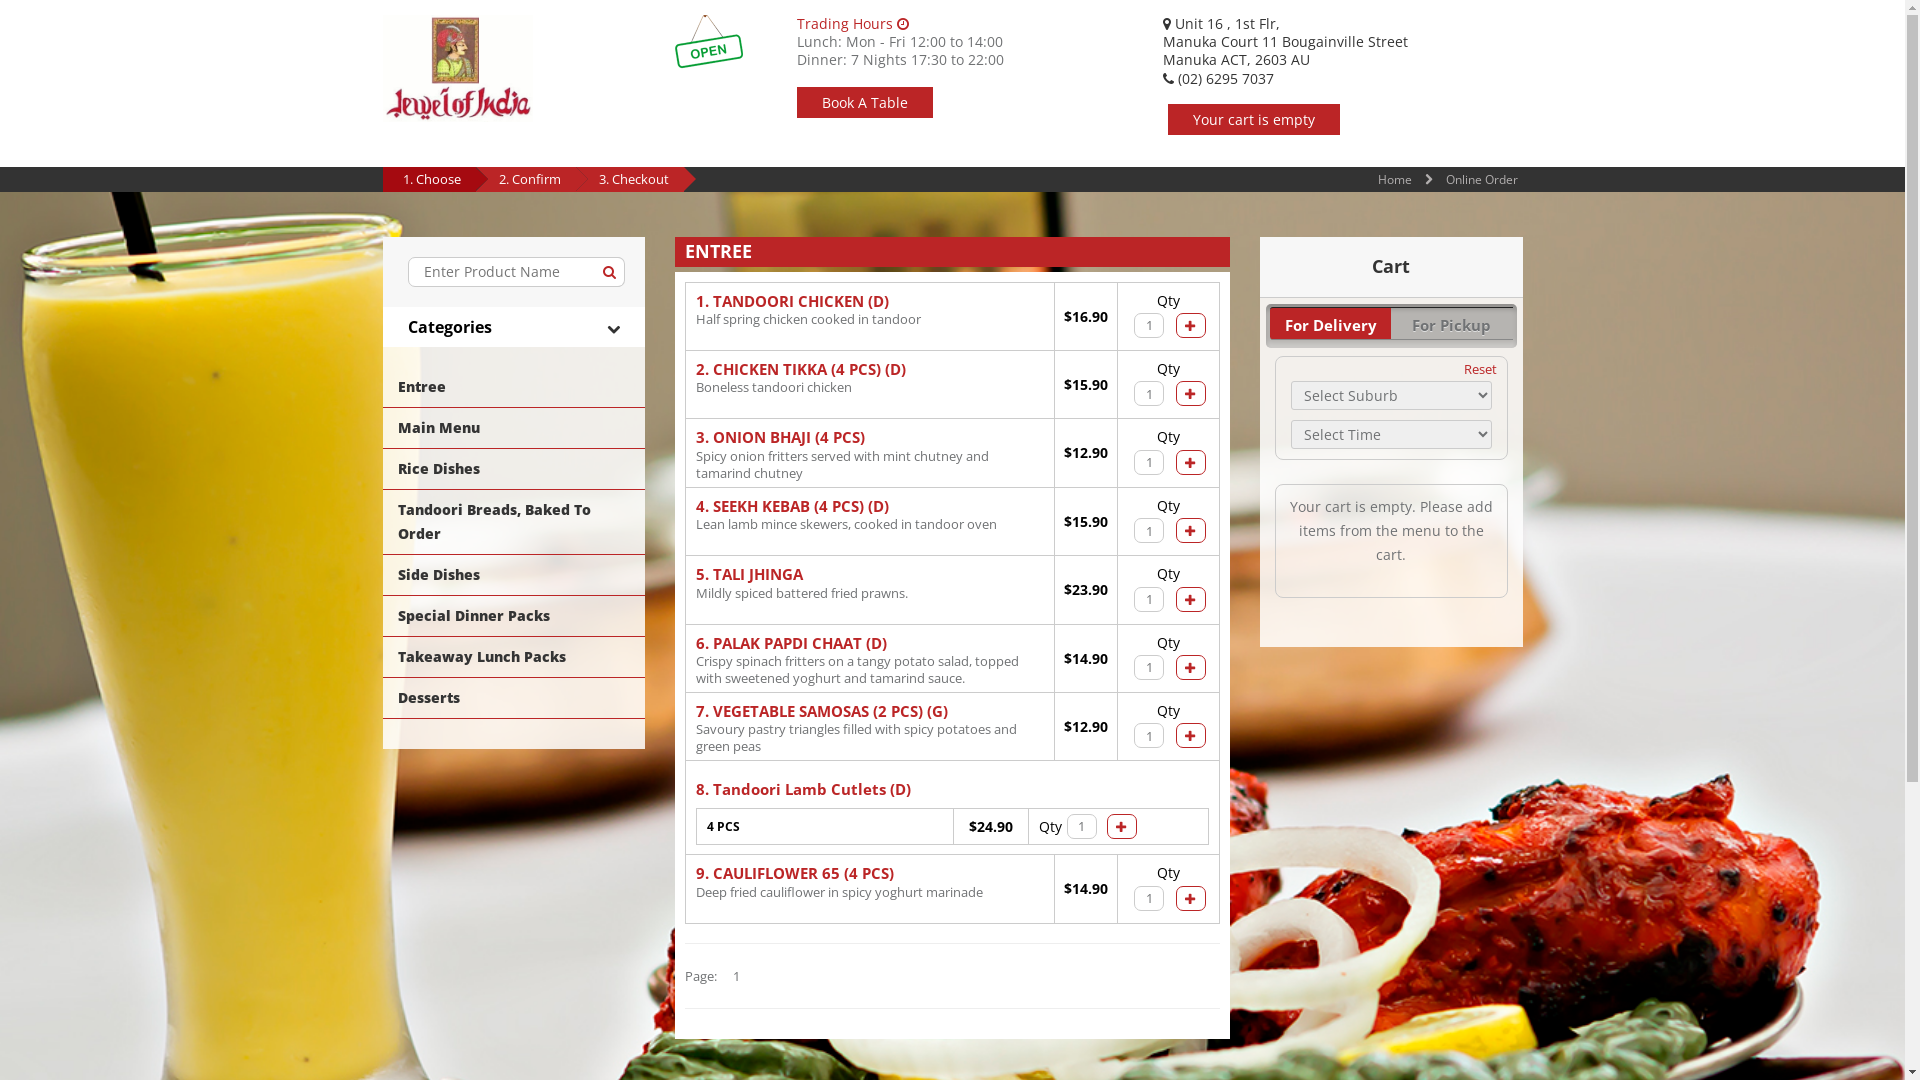  What do you see at coordinates (513, 697) in the screenshot?
I see `'Desserts'` at bounding box center [513, 697].